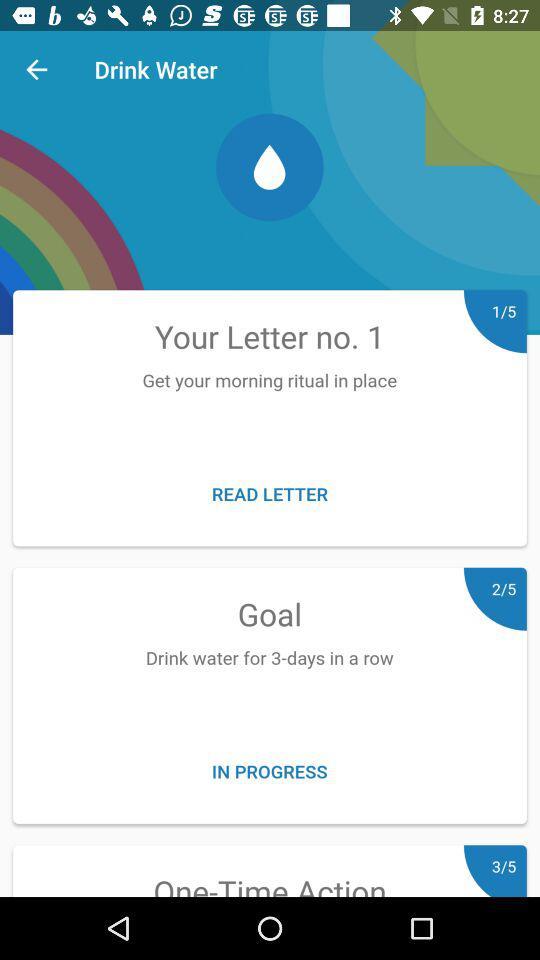 Image resolution: width=540 pixels, height=960 pixels. Describe the element at coordinates (270, 492) in the screenshot. I see `the read letter icon` at that location.